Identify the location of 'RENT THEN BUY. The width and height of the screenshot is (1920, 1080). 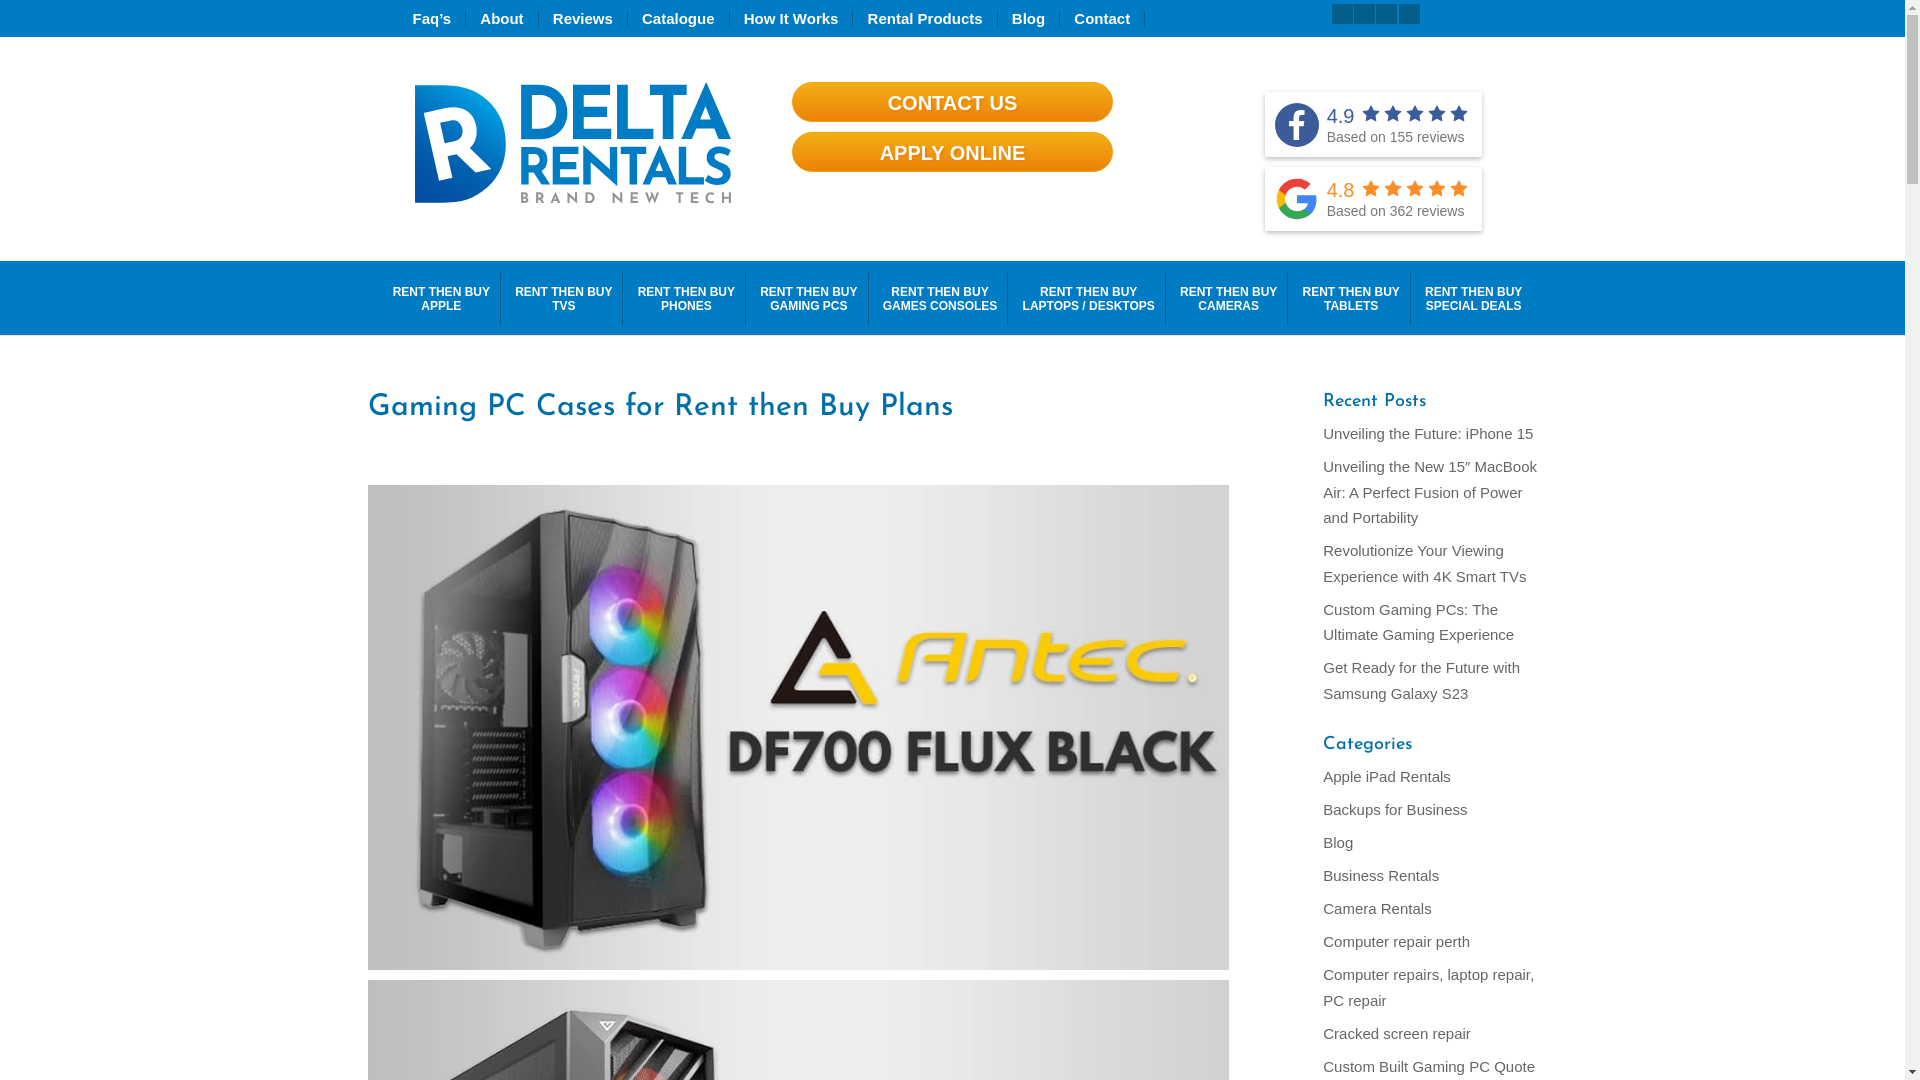
(440, 299).